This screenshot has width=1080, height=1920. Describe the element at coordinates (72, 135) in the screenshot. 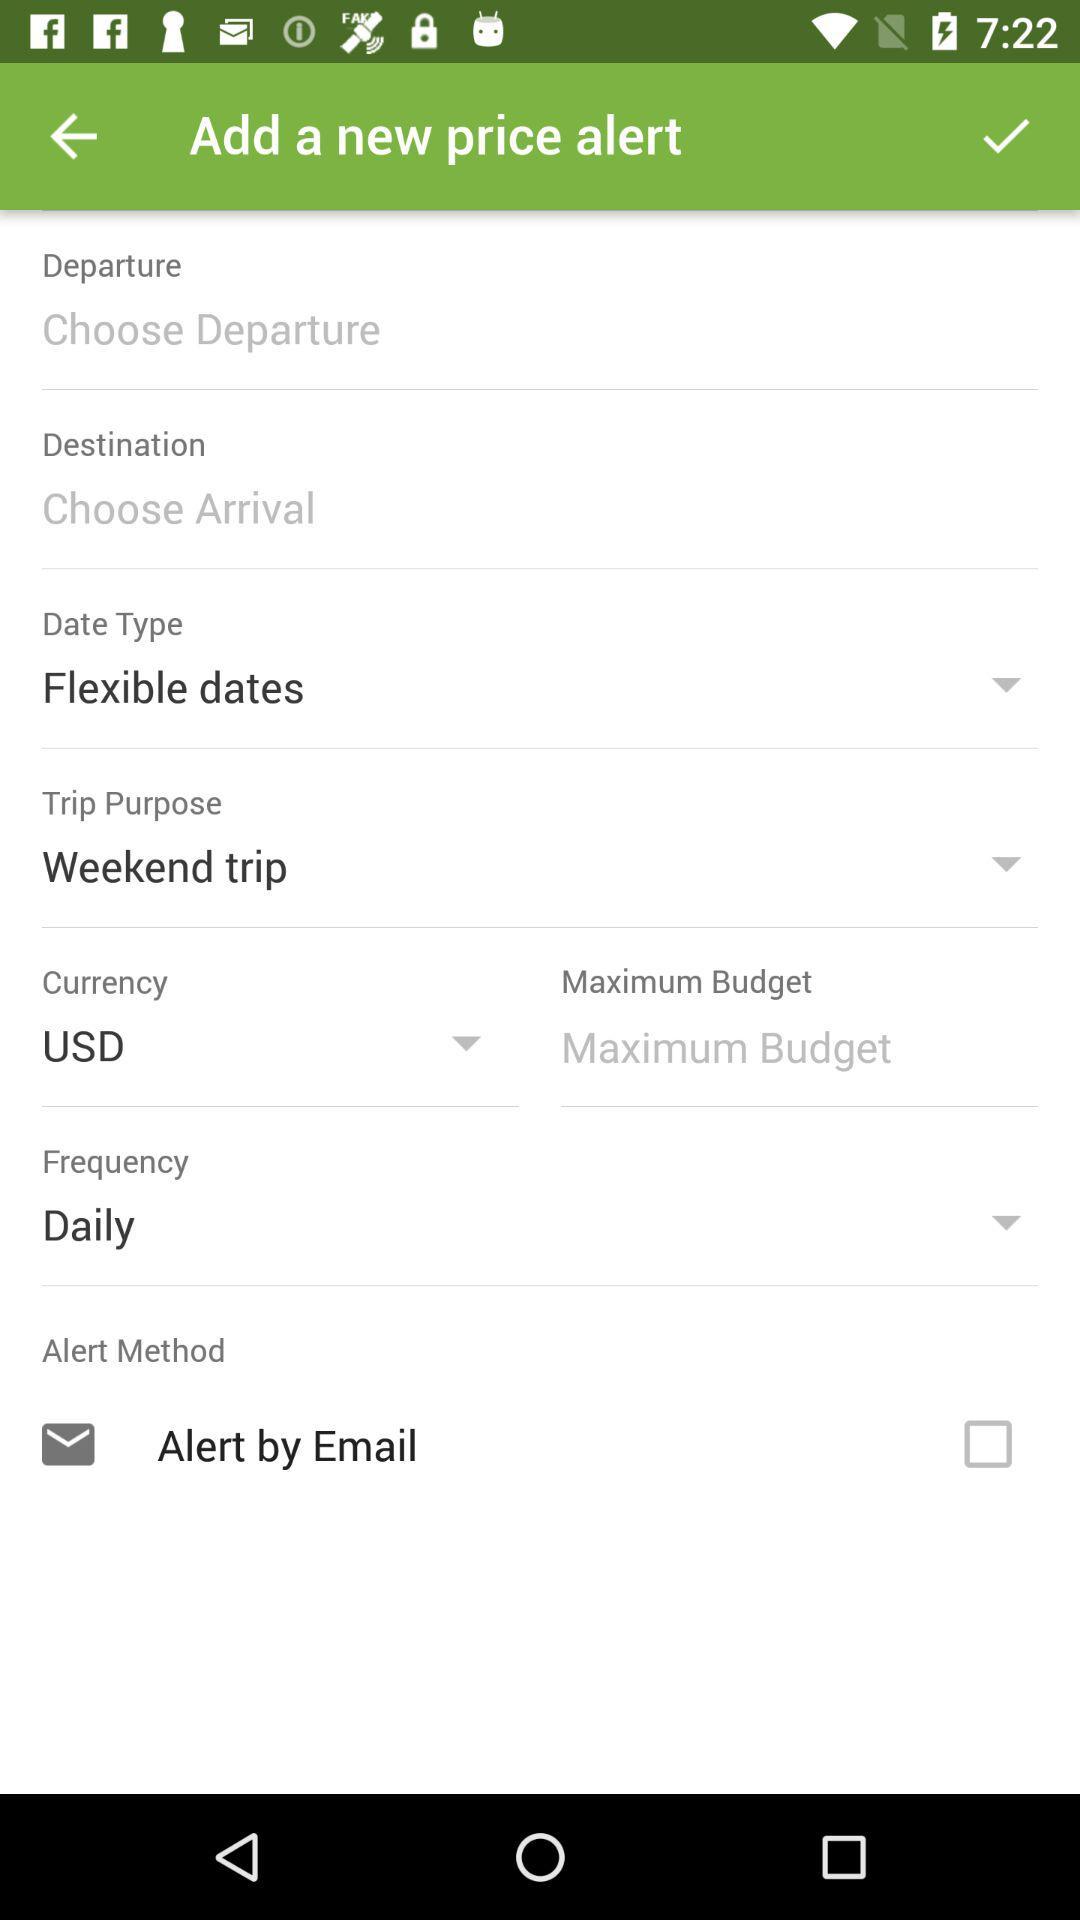

I see `the item next to add a new item` at that location.